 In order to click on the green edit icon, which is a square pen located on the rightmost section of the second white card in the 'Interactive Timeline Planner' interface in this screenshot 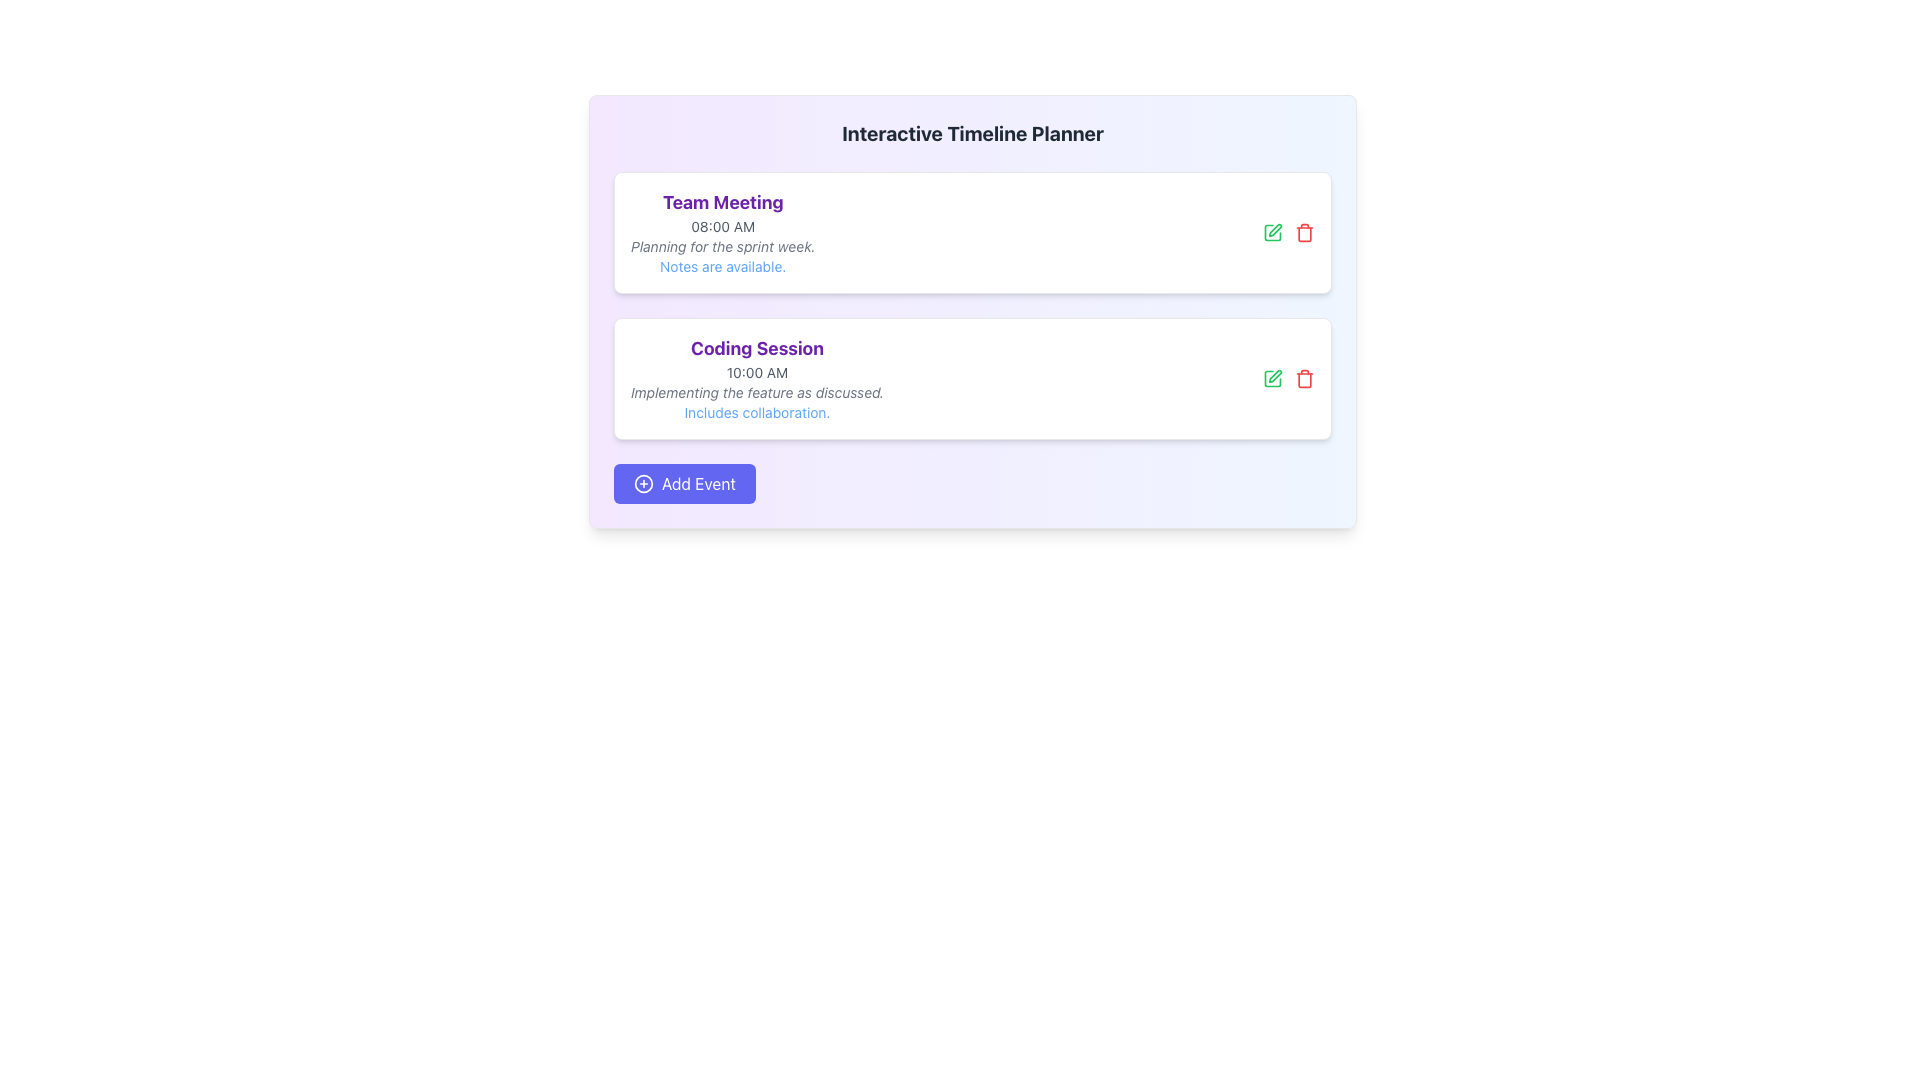, I will do `click(1271, 231)`.